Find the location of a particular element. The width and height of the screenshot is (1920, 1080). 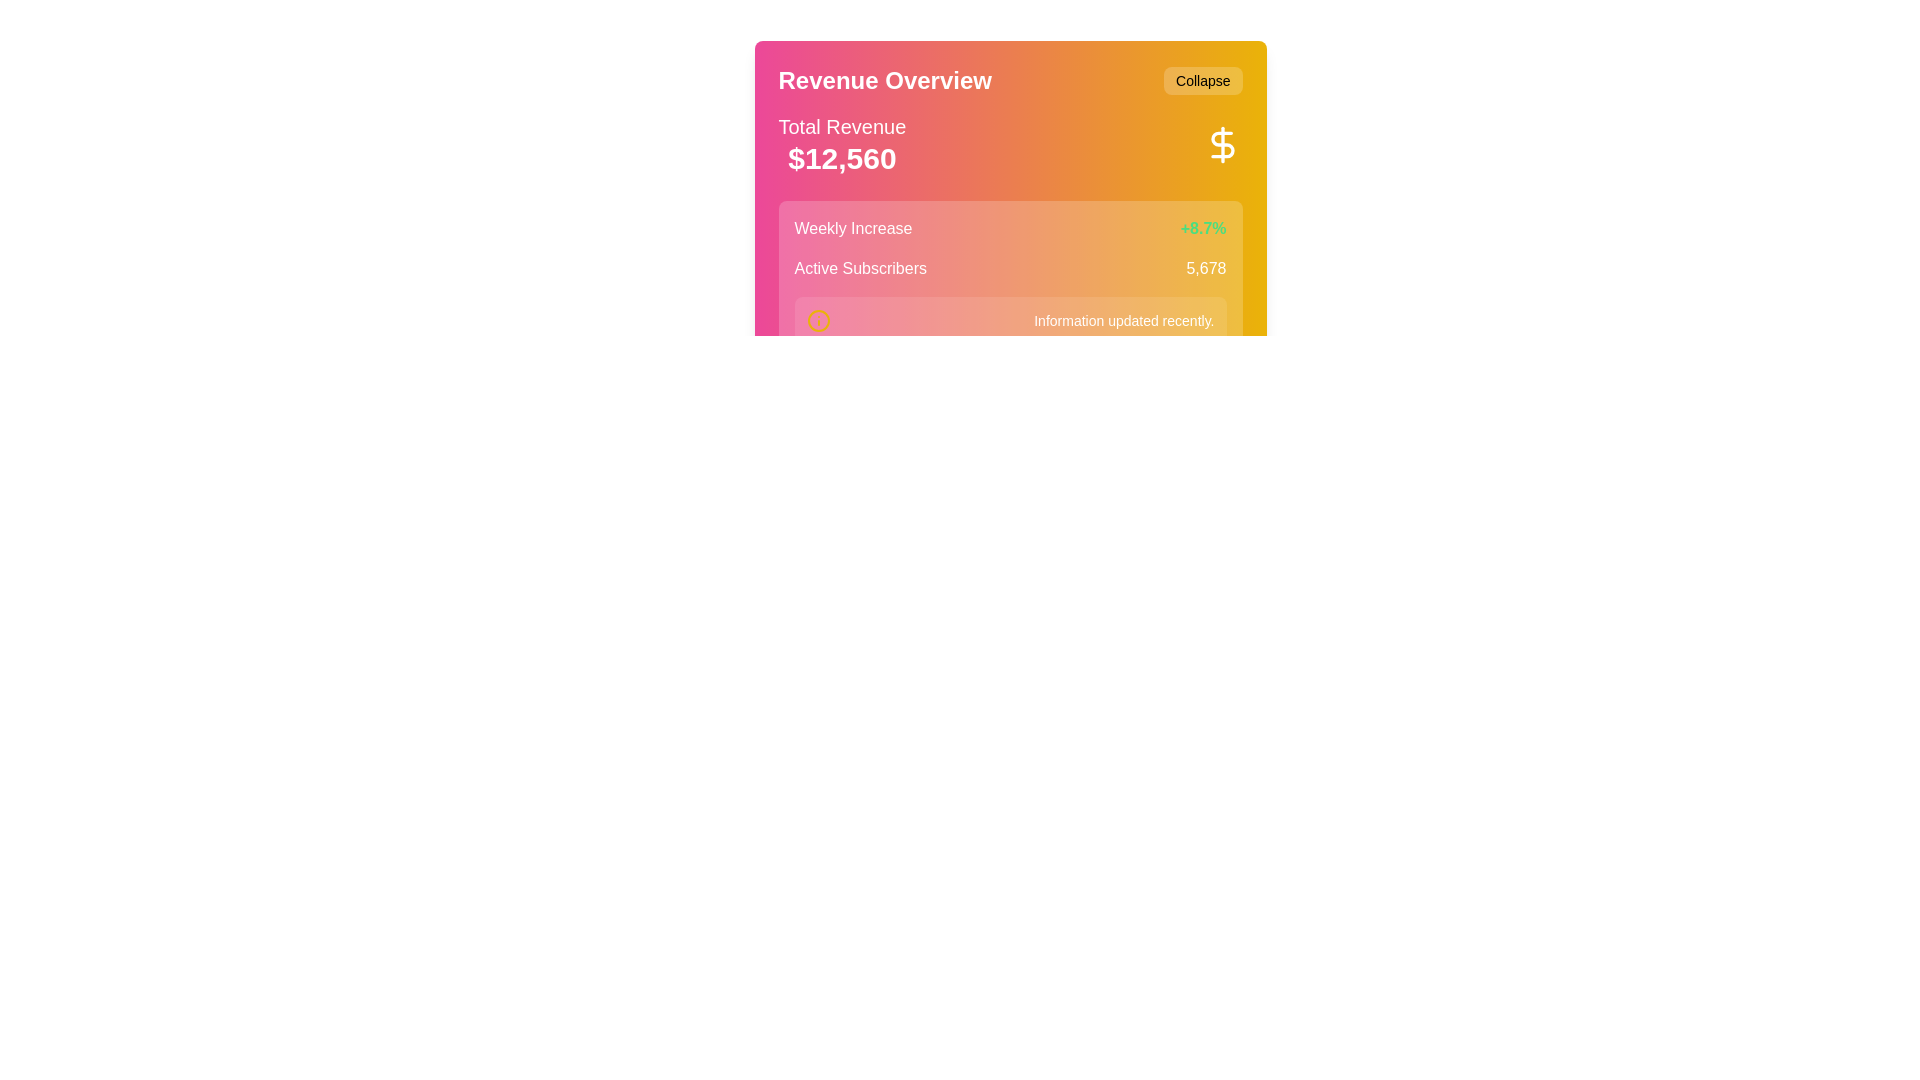

the label that provides context for the adjacent numerical value '+8.7%' in the 'Revenue Overview' card is located at coordinates (853, 227).